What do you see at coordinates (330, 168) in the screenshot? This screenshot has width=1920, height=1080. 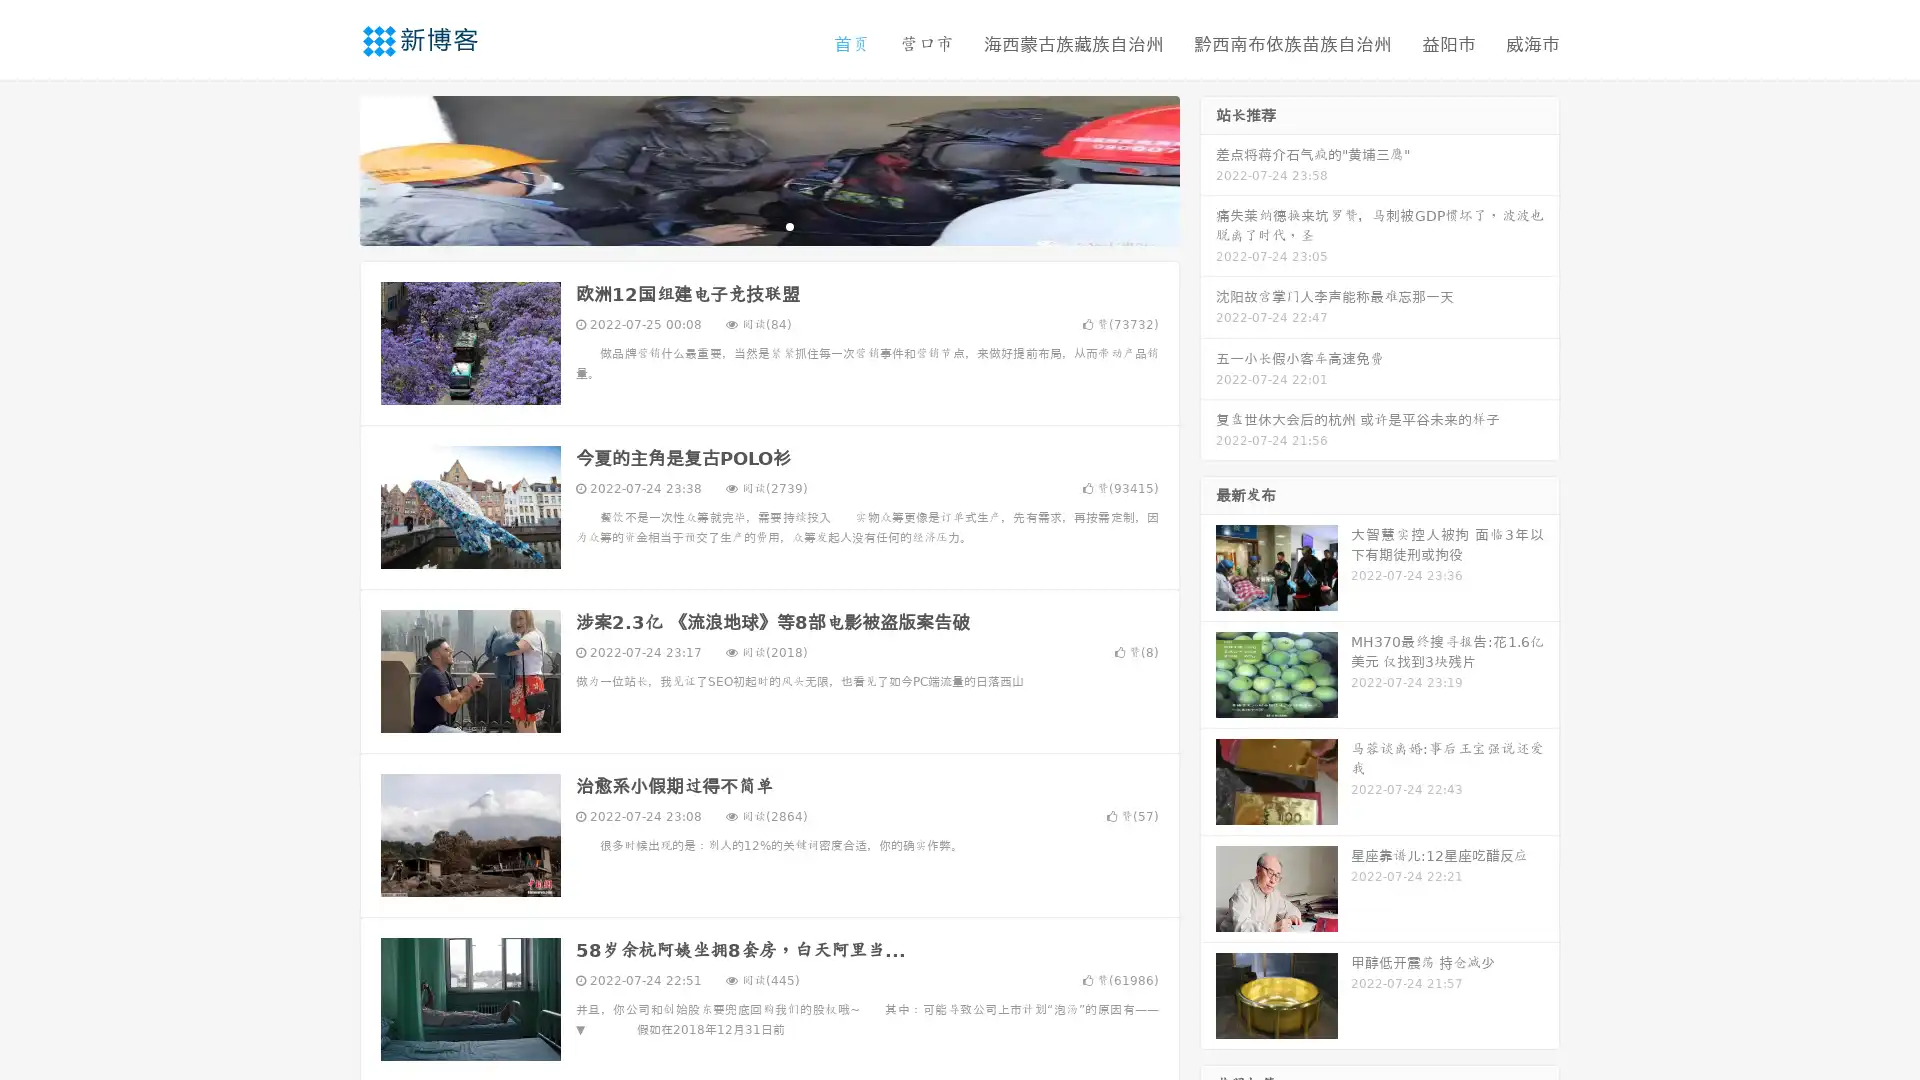 I see `Previous slide` at bounding box center [330, 168].